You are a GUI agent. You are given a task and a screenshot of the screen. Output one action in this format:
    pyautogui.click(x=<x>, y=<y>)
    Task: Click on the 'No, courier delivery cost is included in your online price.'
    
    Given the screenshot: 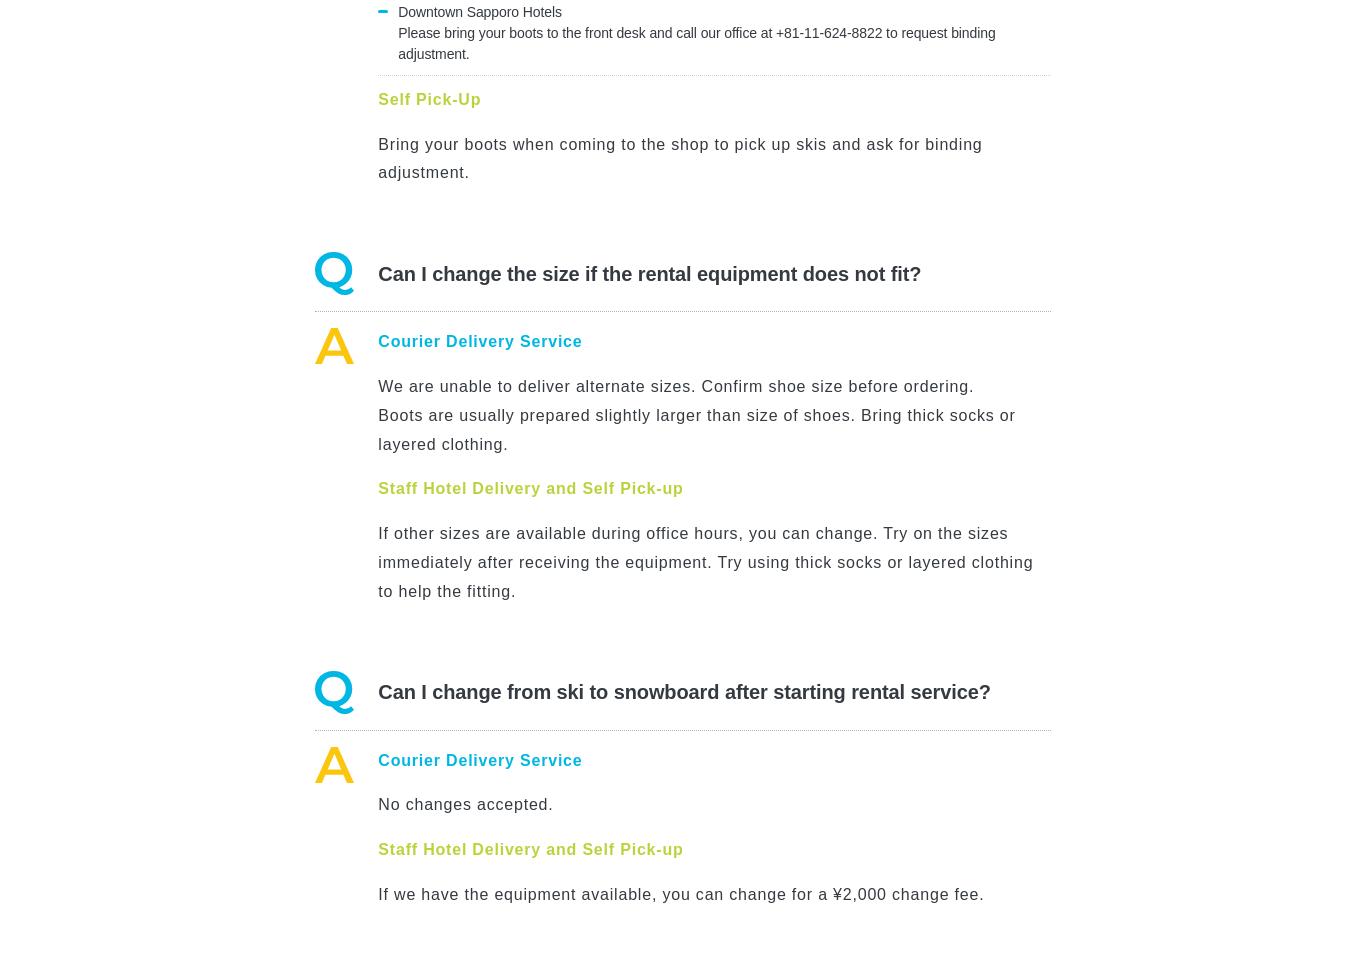 What is the action you would take?
    pyautogui.click(x=597, y=153)
    